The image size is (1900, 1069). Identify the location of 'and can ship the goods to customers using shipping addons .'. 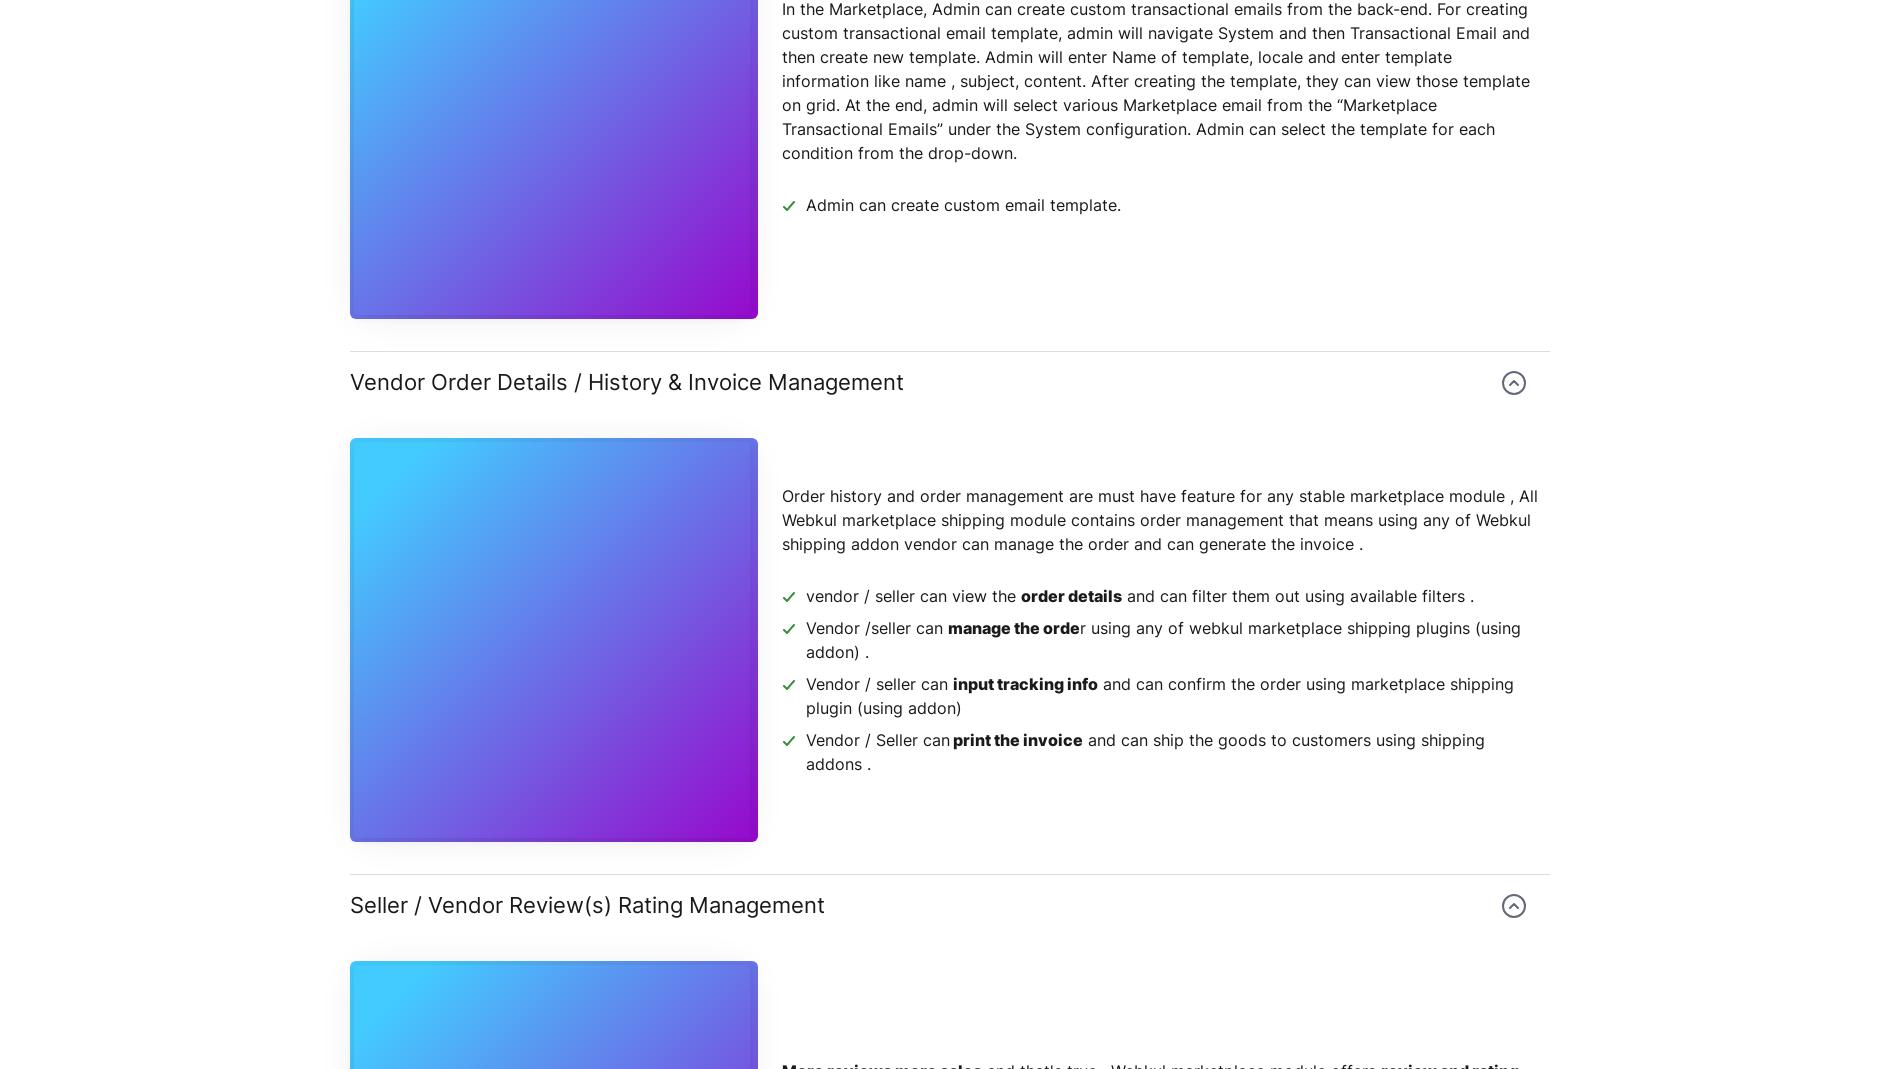
(1145, 752).